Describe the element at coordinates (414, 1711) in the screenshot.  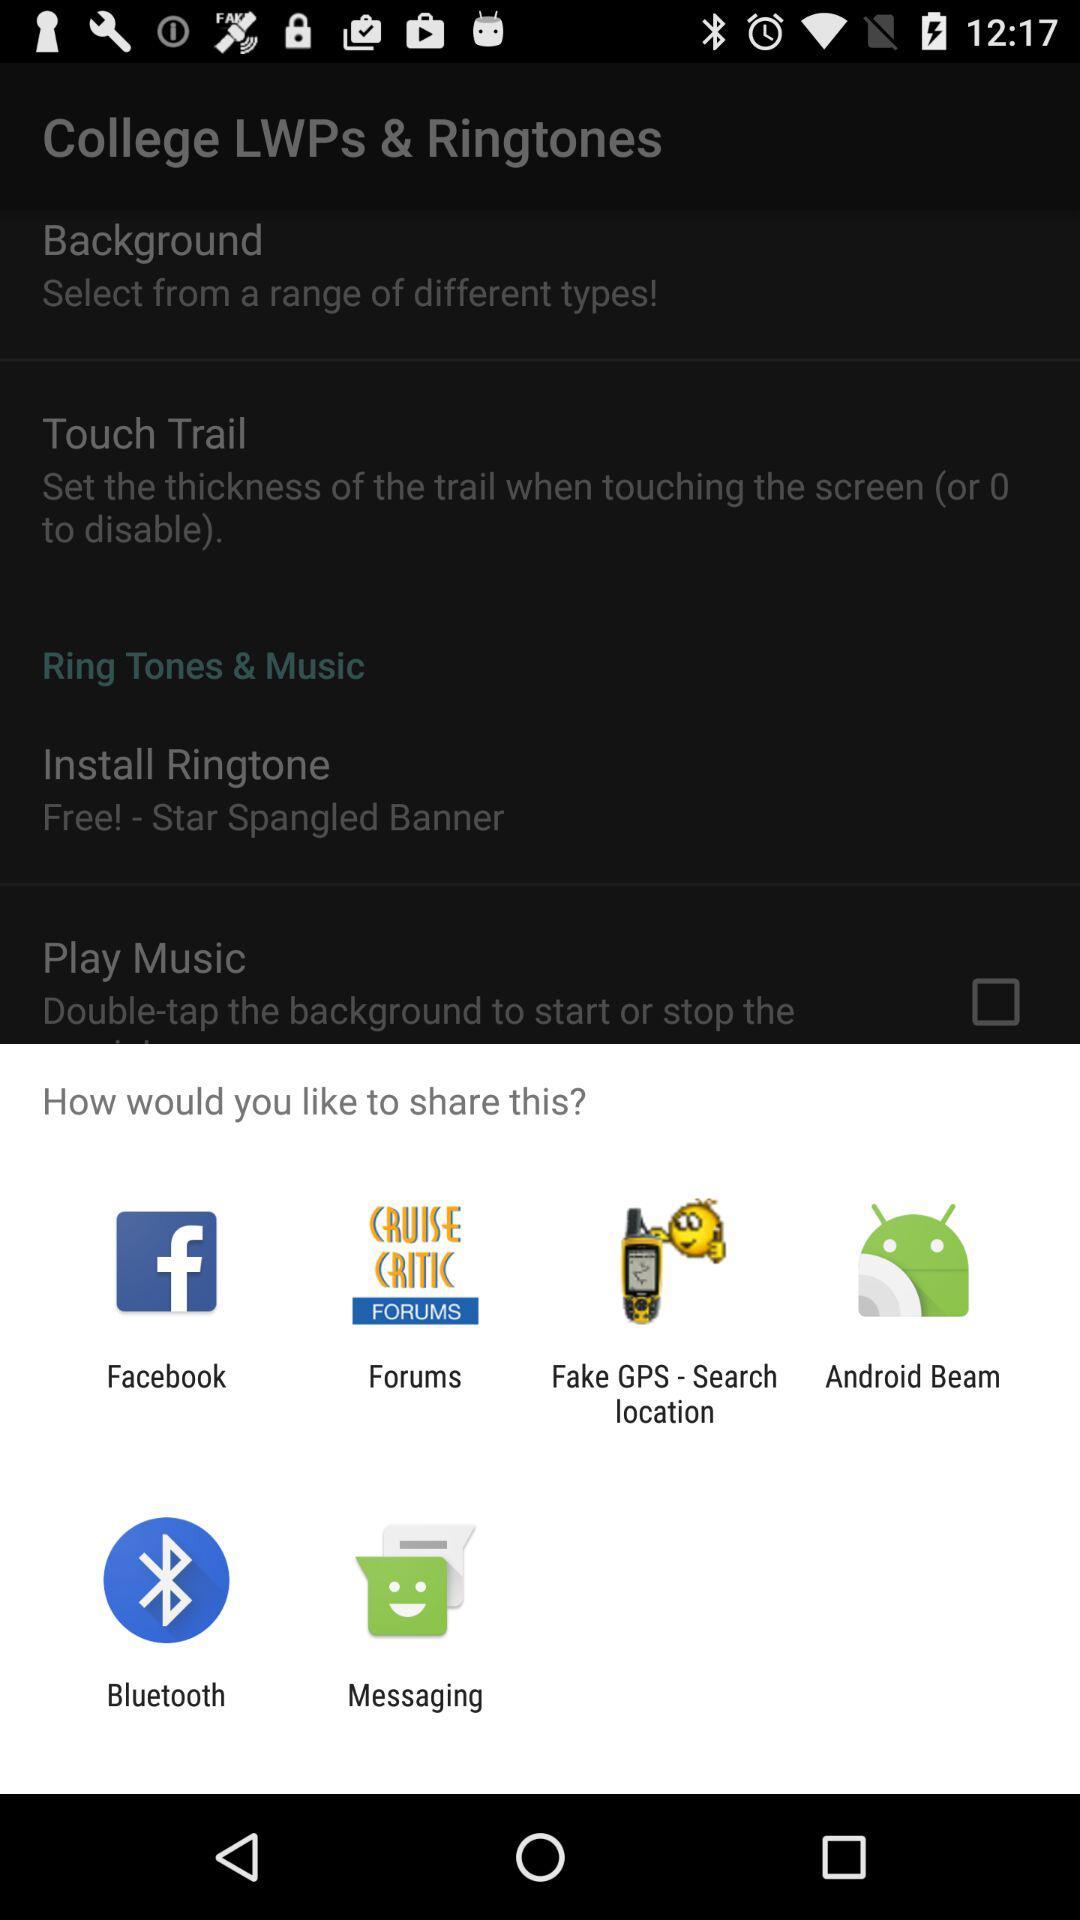
I see `item next to the bluetooth icon` at that location.